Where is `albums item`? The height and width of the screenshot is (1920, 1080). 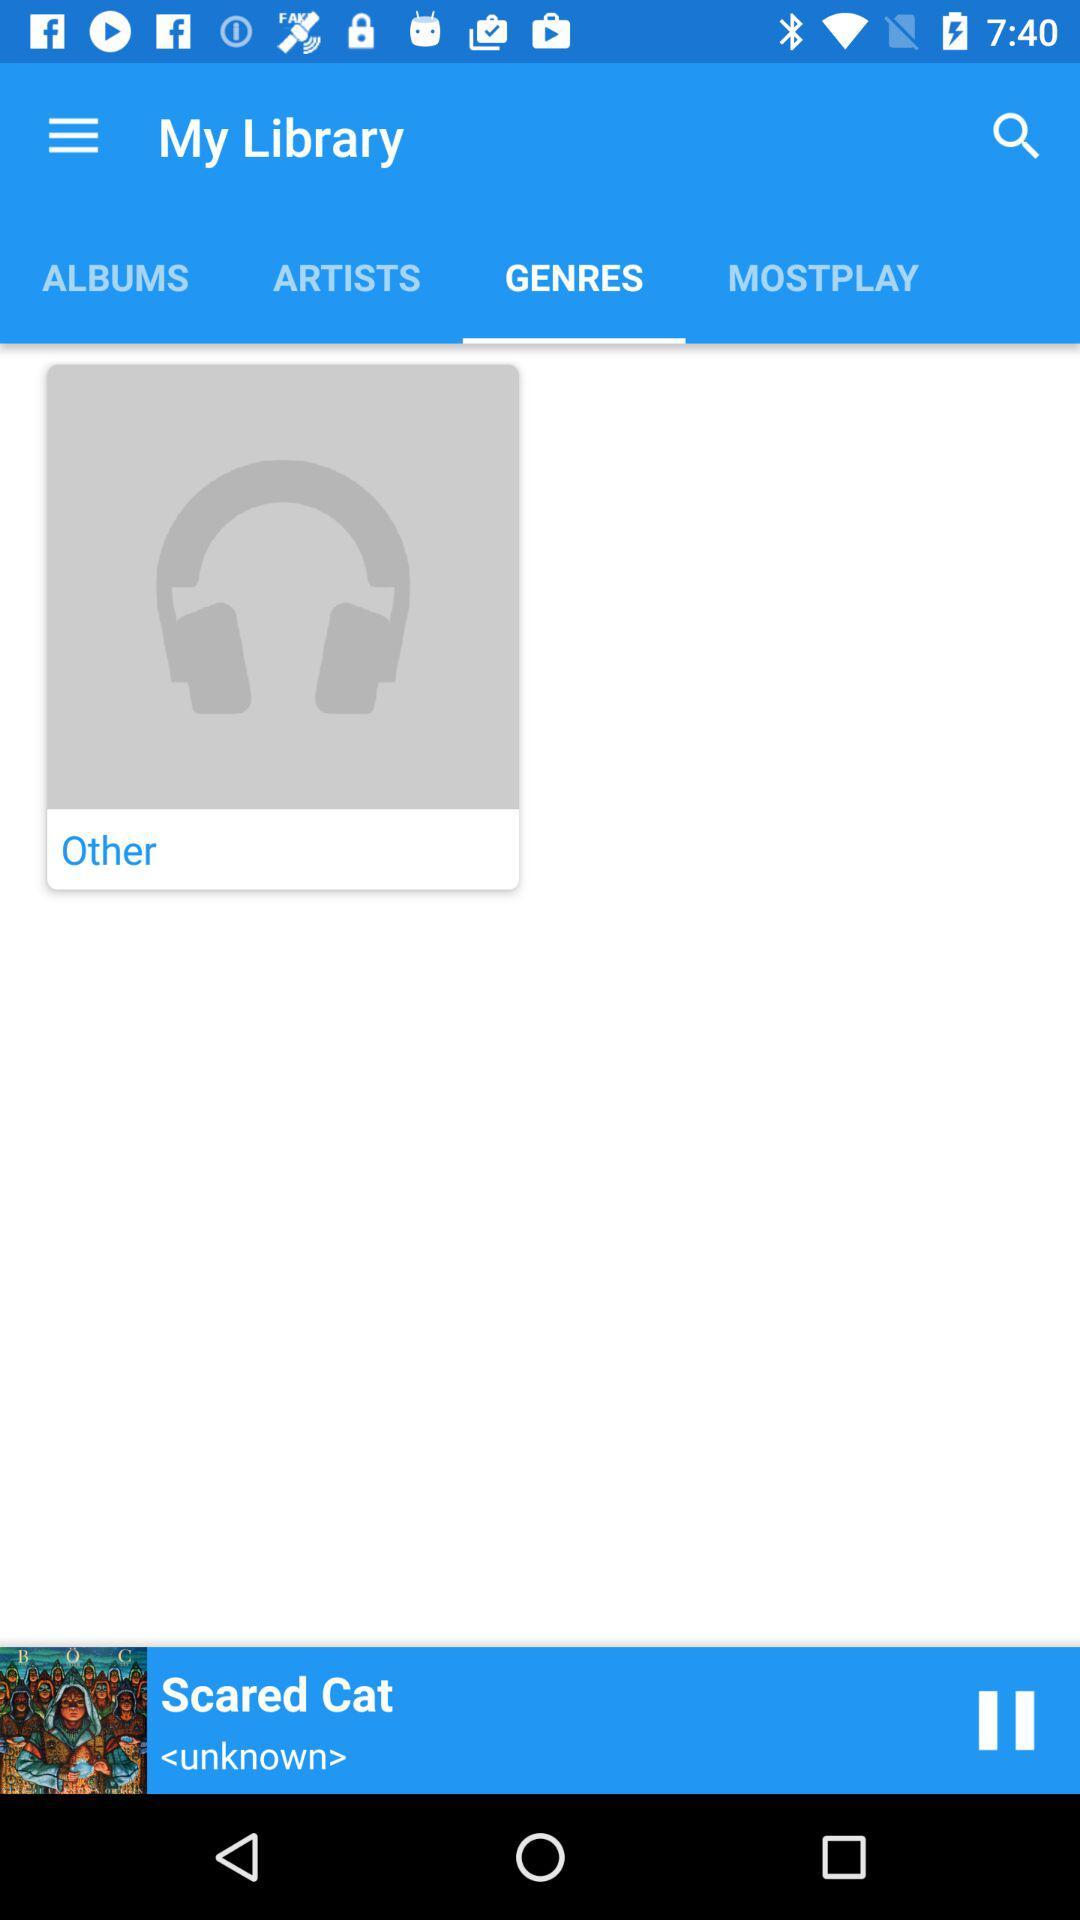 albums item is located at coordinates (115, 275).